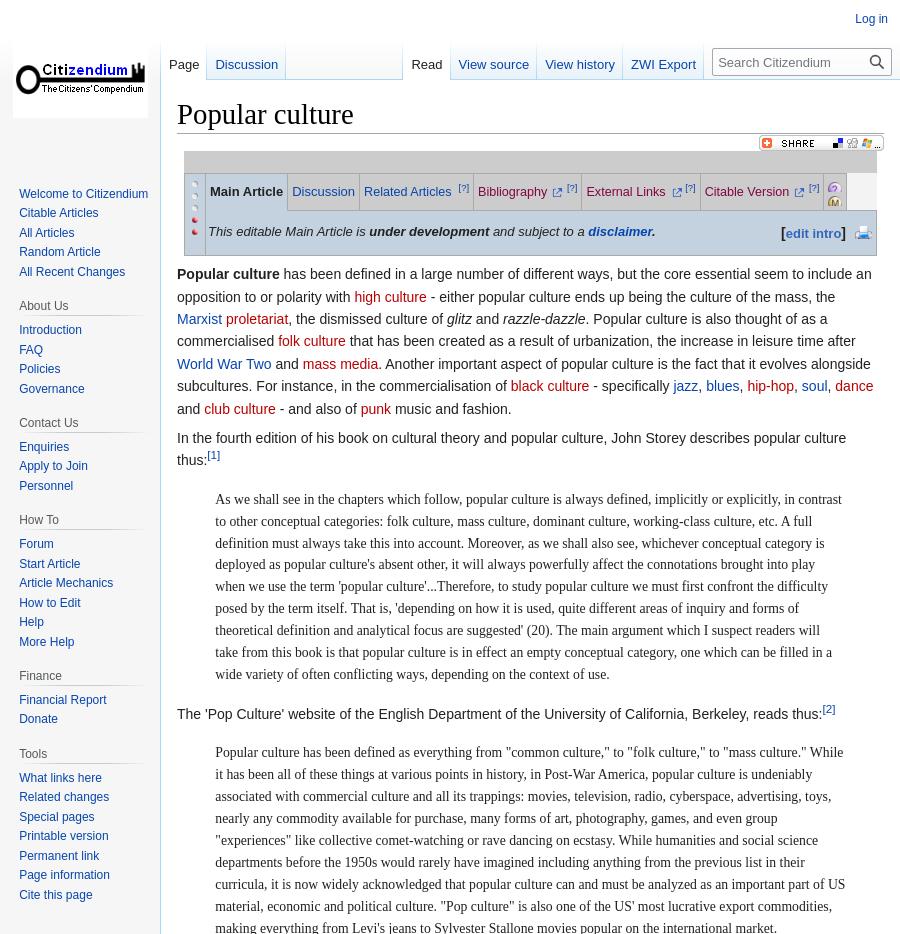 The width and height of the screenshot is (900, 934). What do you see at coordinates (684, 385) in the screenshot?
I see `'jazz'` at bounding box center [684, 385].